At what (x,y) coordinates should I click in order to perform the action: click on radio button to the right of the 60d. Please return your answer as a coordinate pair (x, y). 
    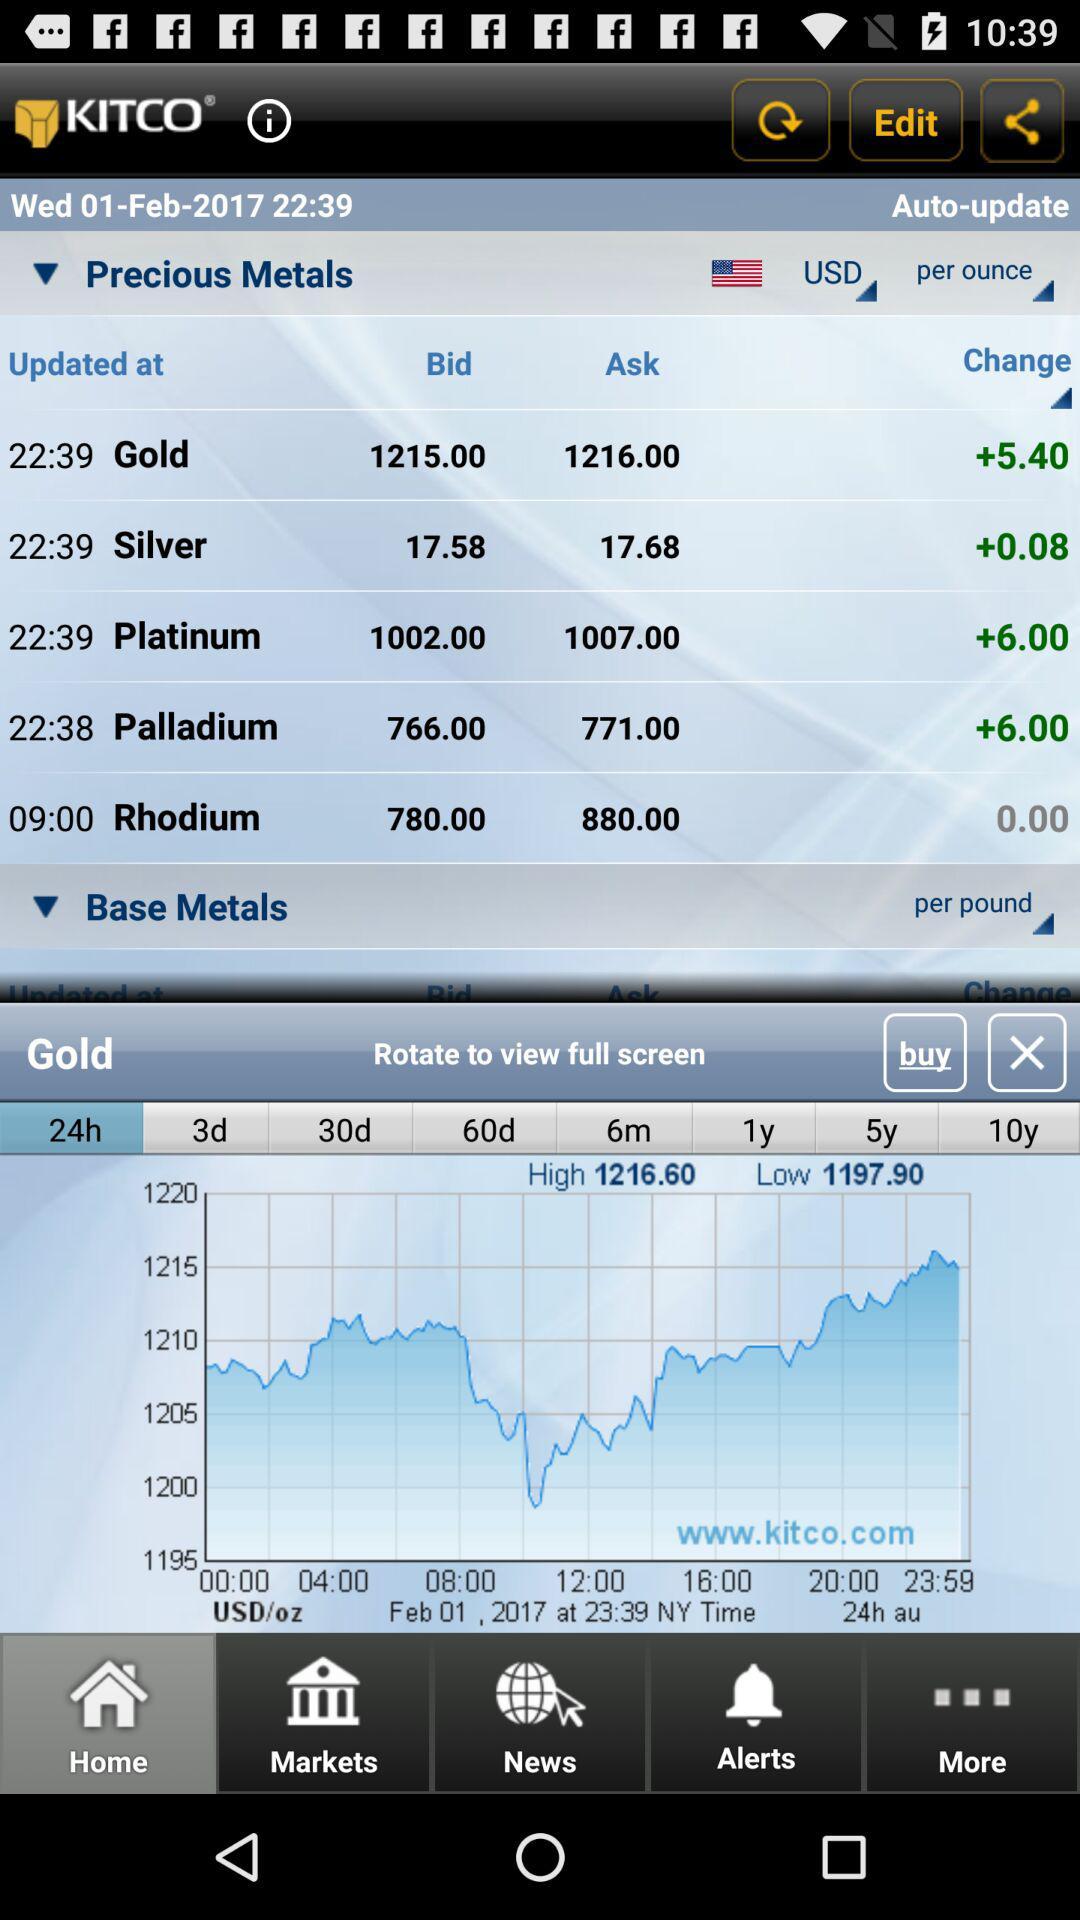
    Looking at the image, I should click on (624, 1129).